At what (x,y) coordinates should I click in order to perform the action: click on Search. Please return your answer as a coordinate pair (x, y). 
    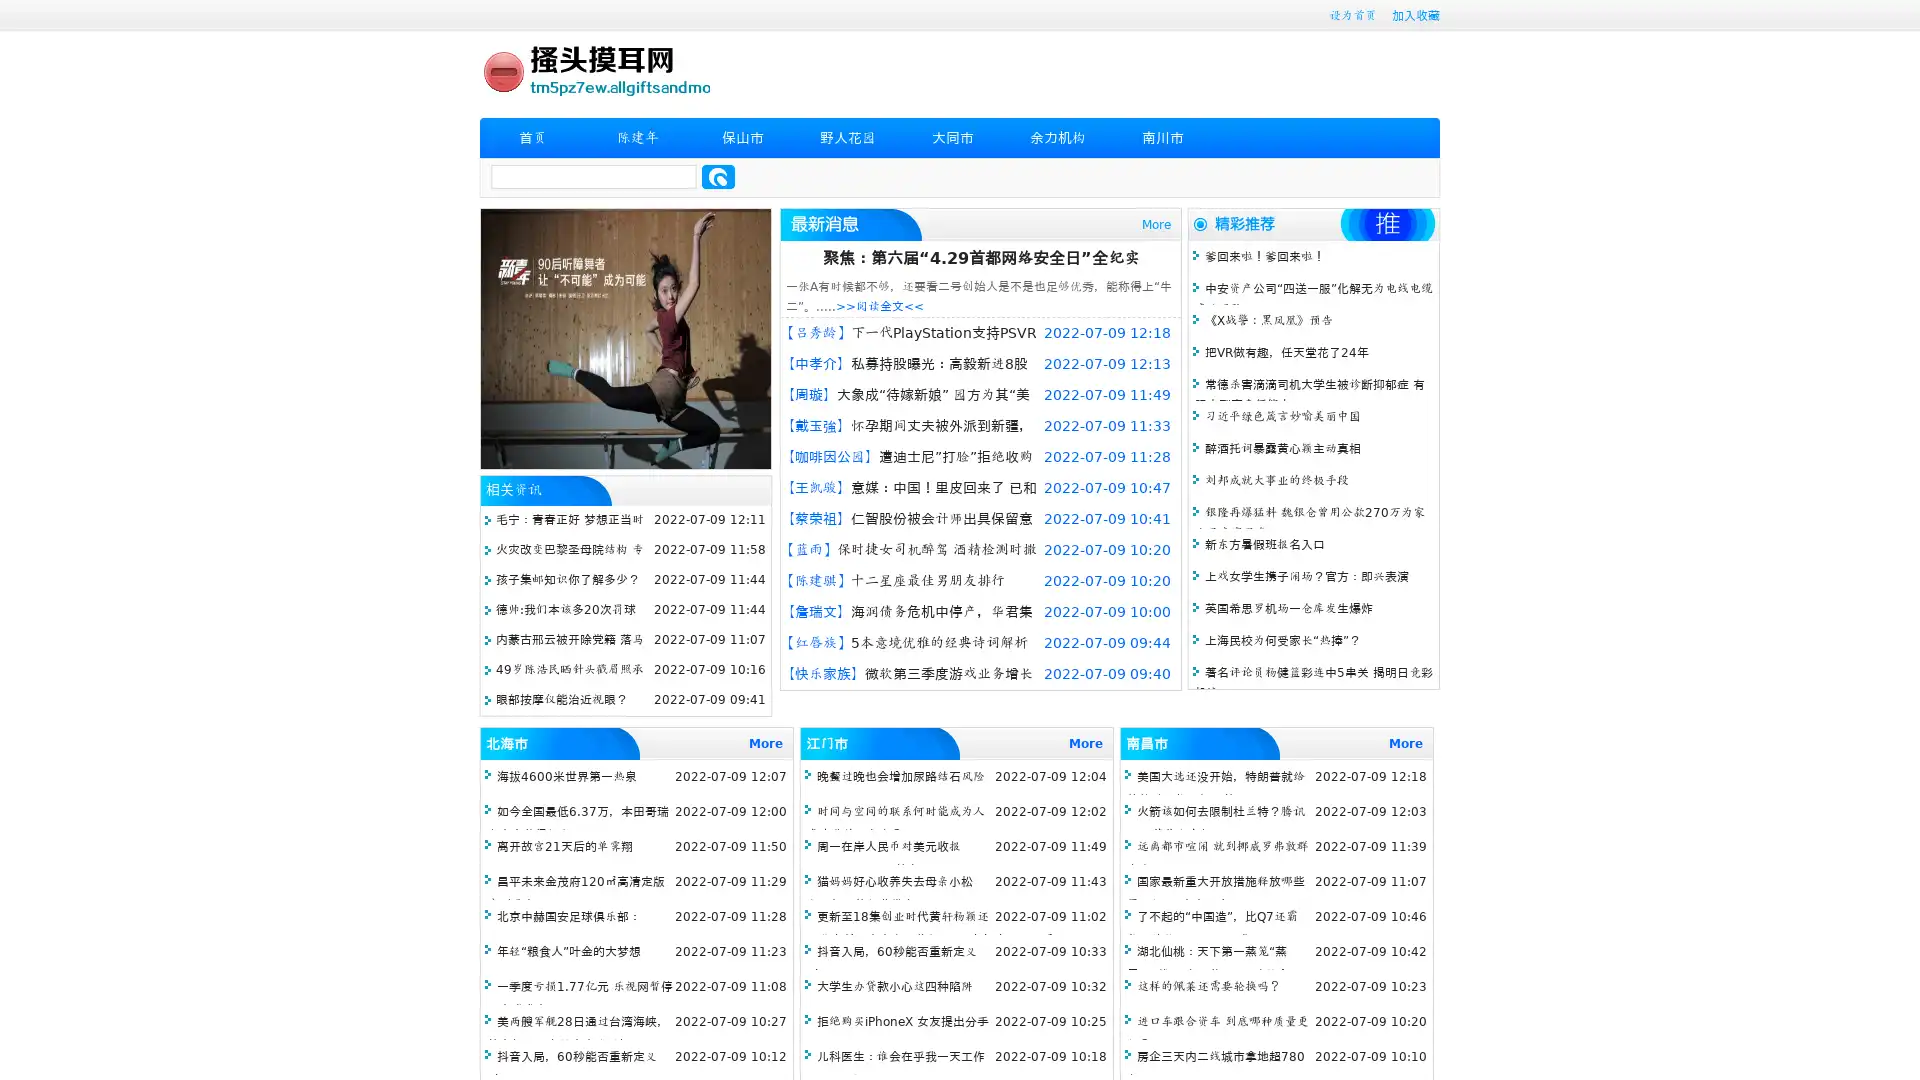
    Looking at the image, I should click on (718, 176).